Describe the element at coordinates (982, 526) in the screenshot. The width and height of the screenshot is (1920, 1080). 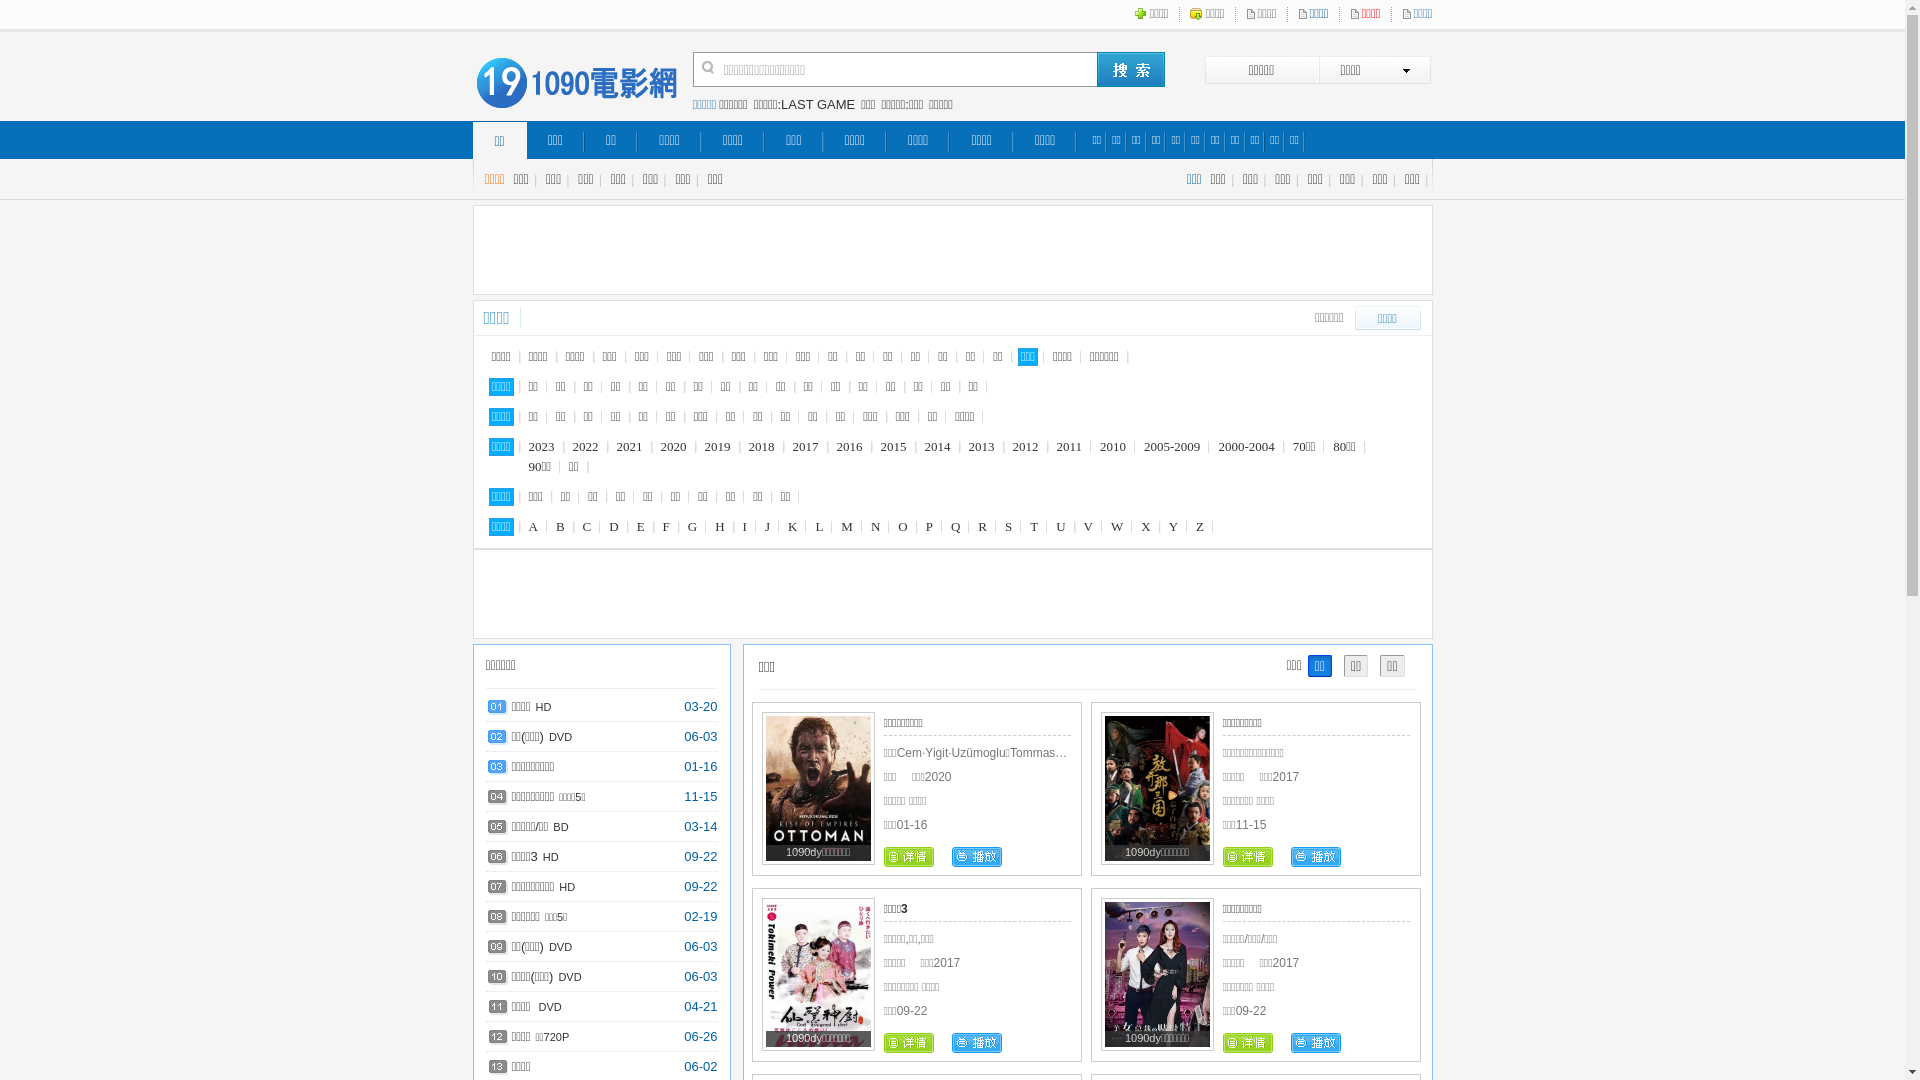
I see `'R'` at that location.